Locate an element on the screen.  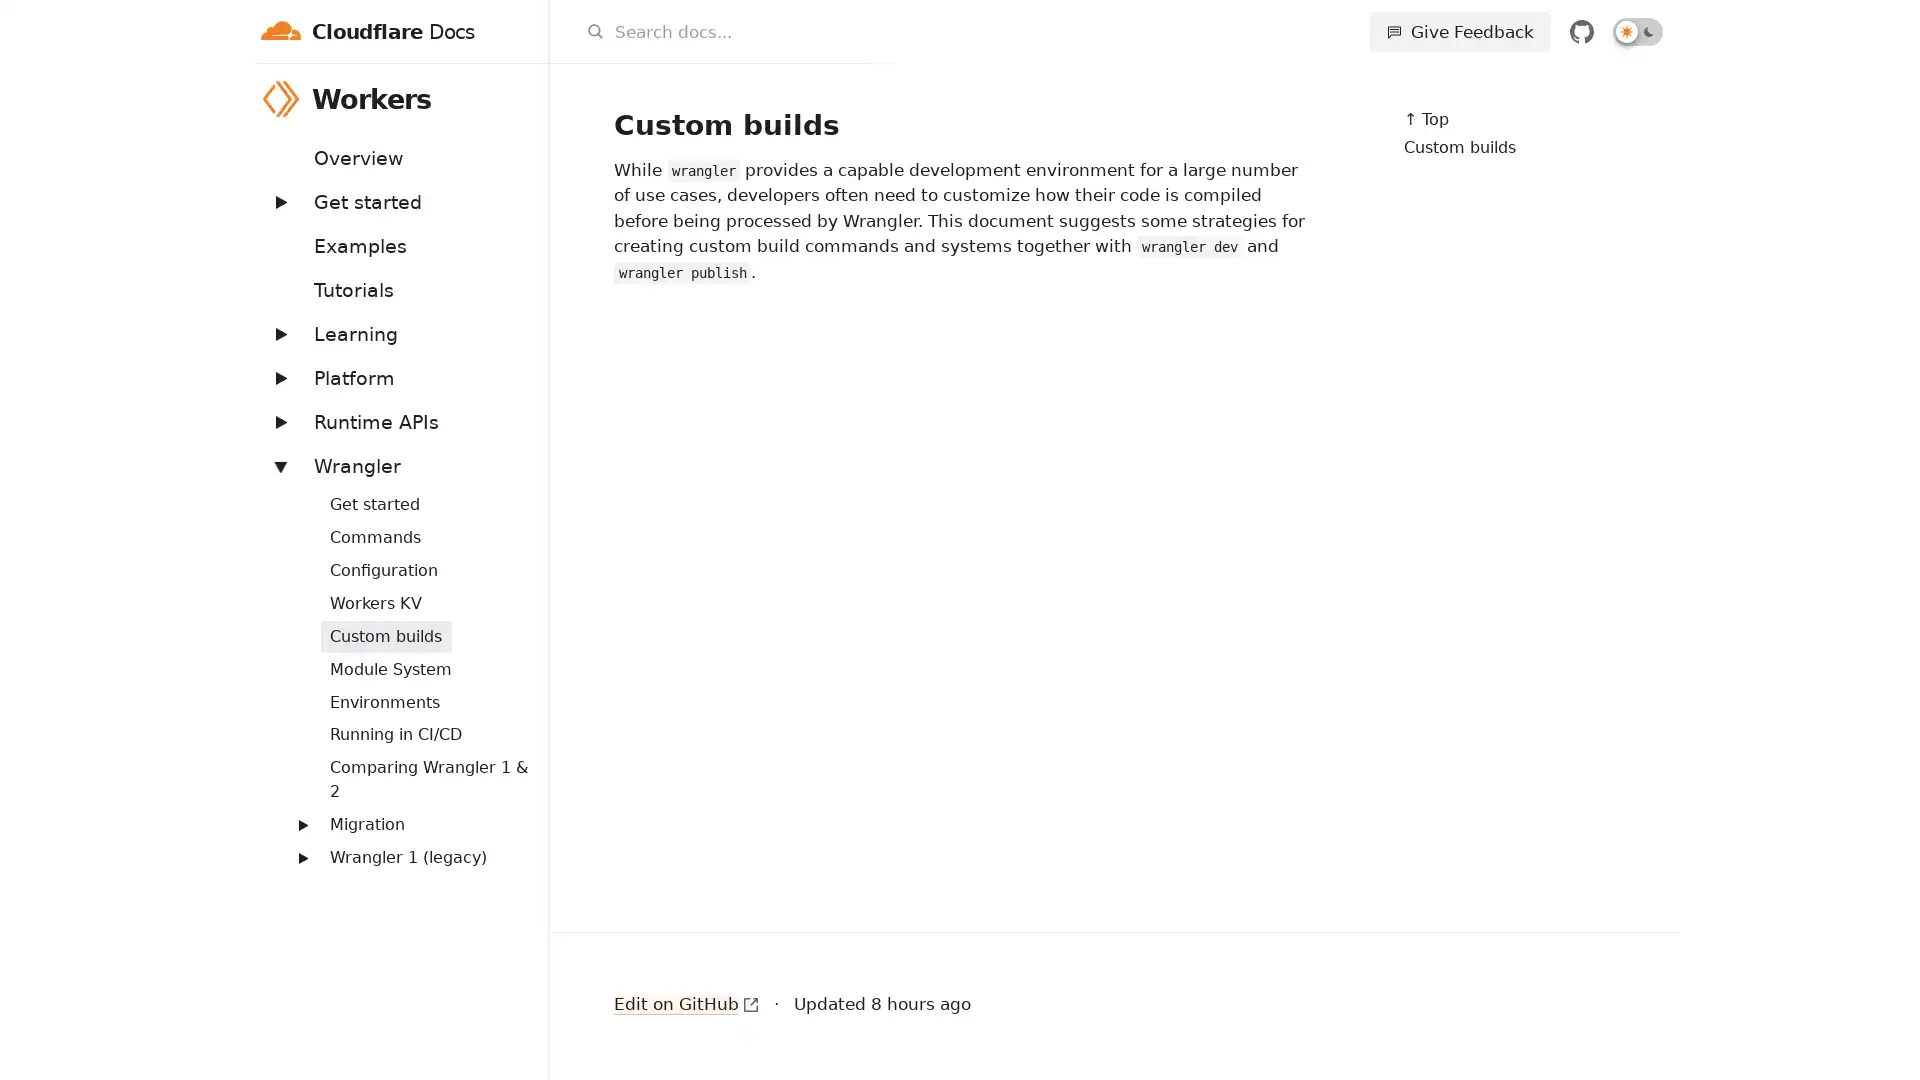
Give Feedback is located at coordinates (1459, 31).